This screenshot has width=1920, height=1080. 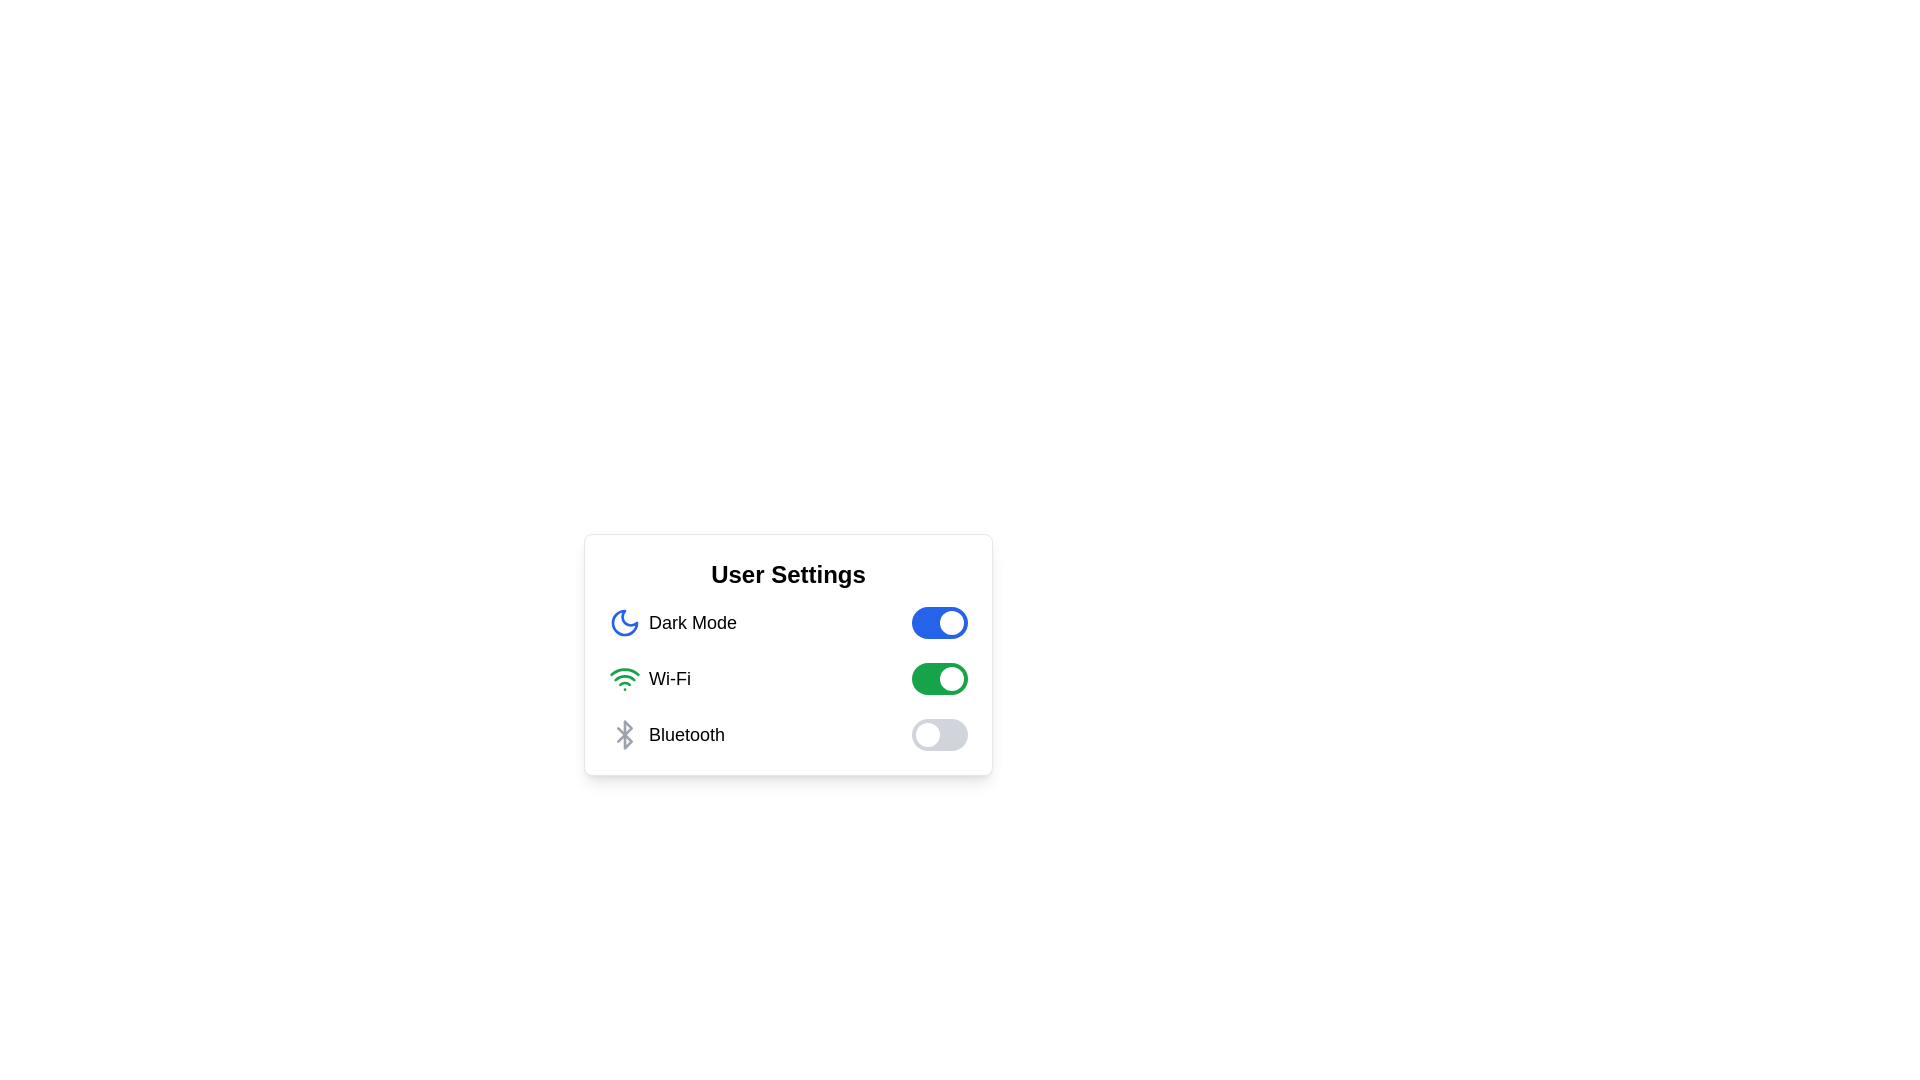 I want to click on the 'Wi-Fi' text label, which is a medium-sized, bold black text component indicating connectivity settings, positioned to the right of a green Wi-Fi icon, so click(x=670, y=677).